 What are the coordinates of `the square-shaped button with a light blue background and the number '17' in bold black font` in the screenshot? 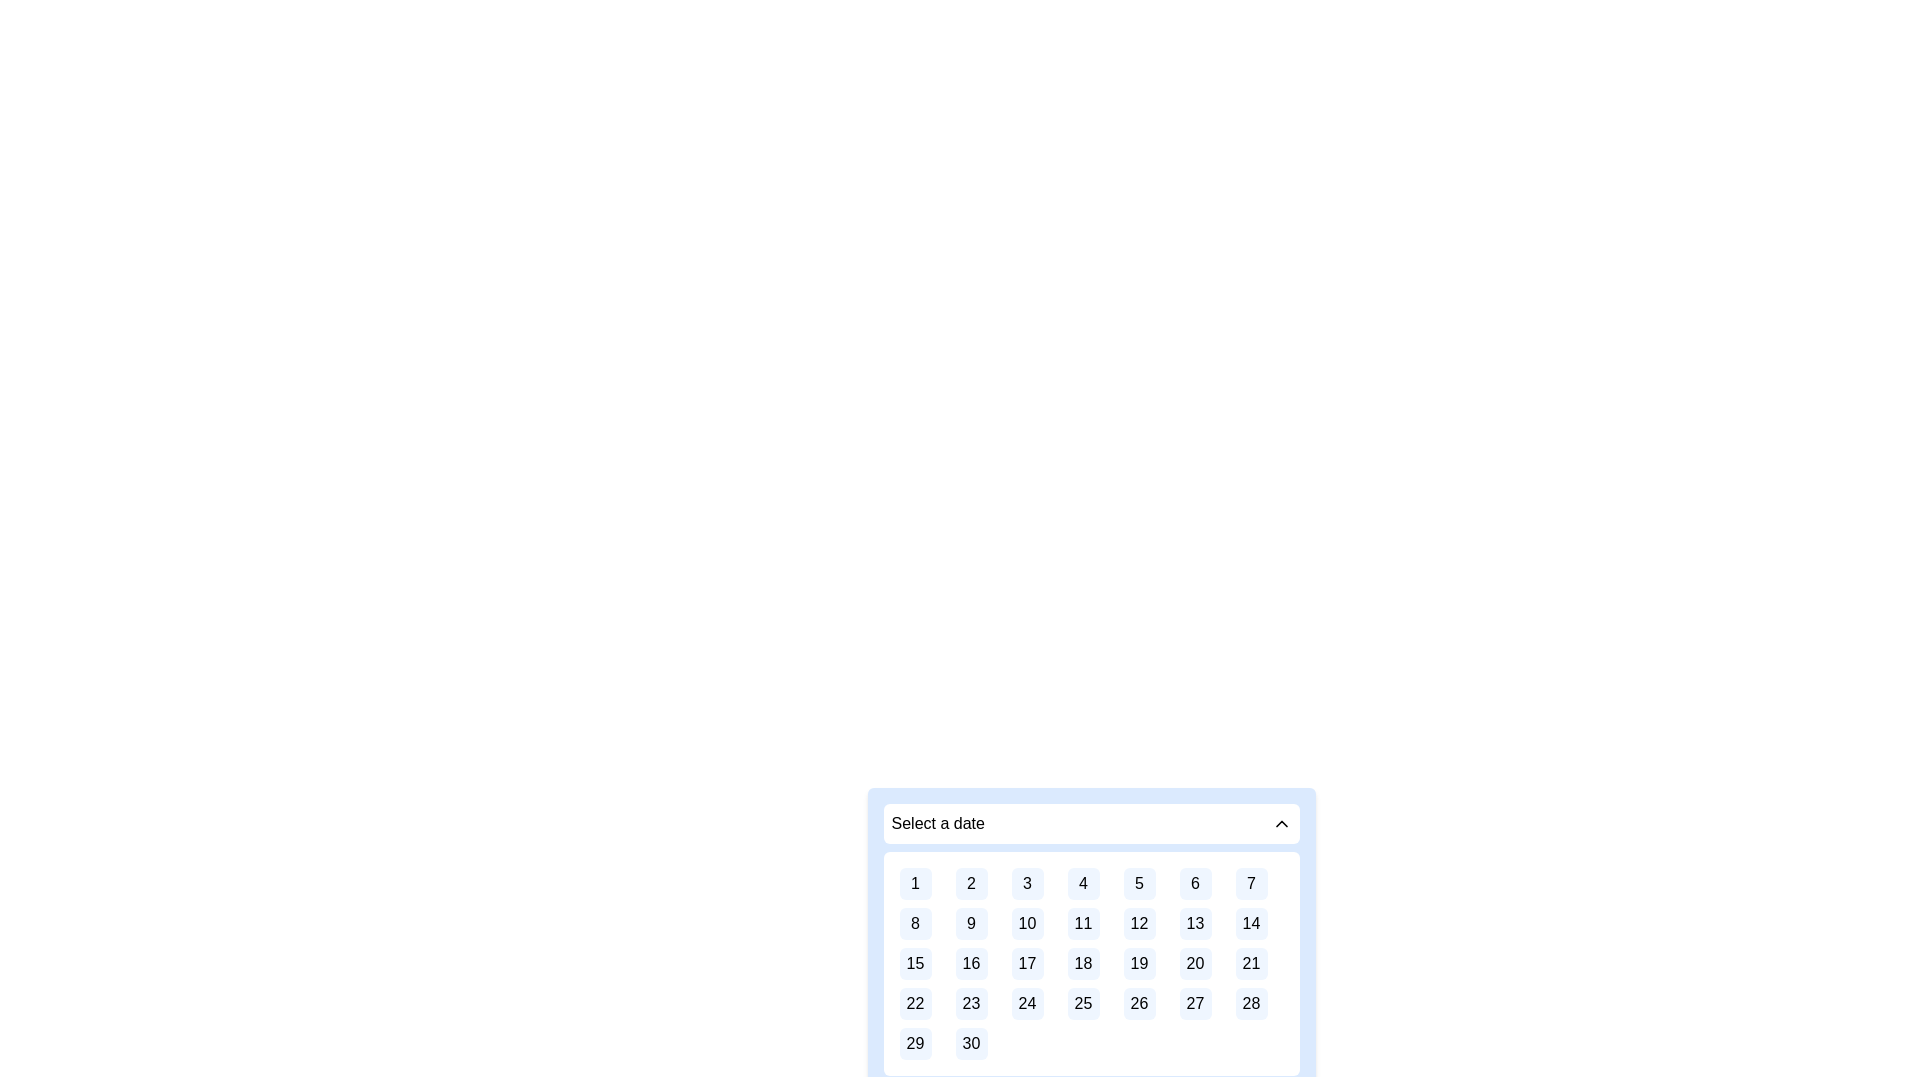 It's located at (1027, 963).